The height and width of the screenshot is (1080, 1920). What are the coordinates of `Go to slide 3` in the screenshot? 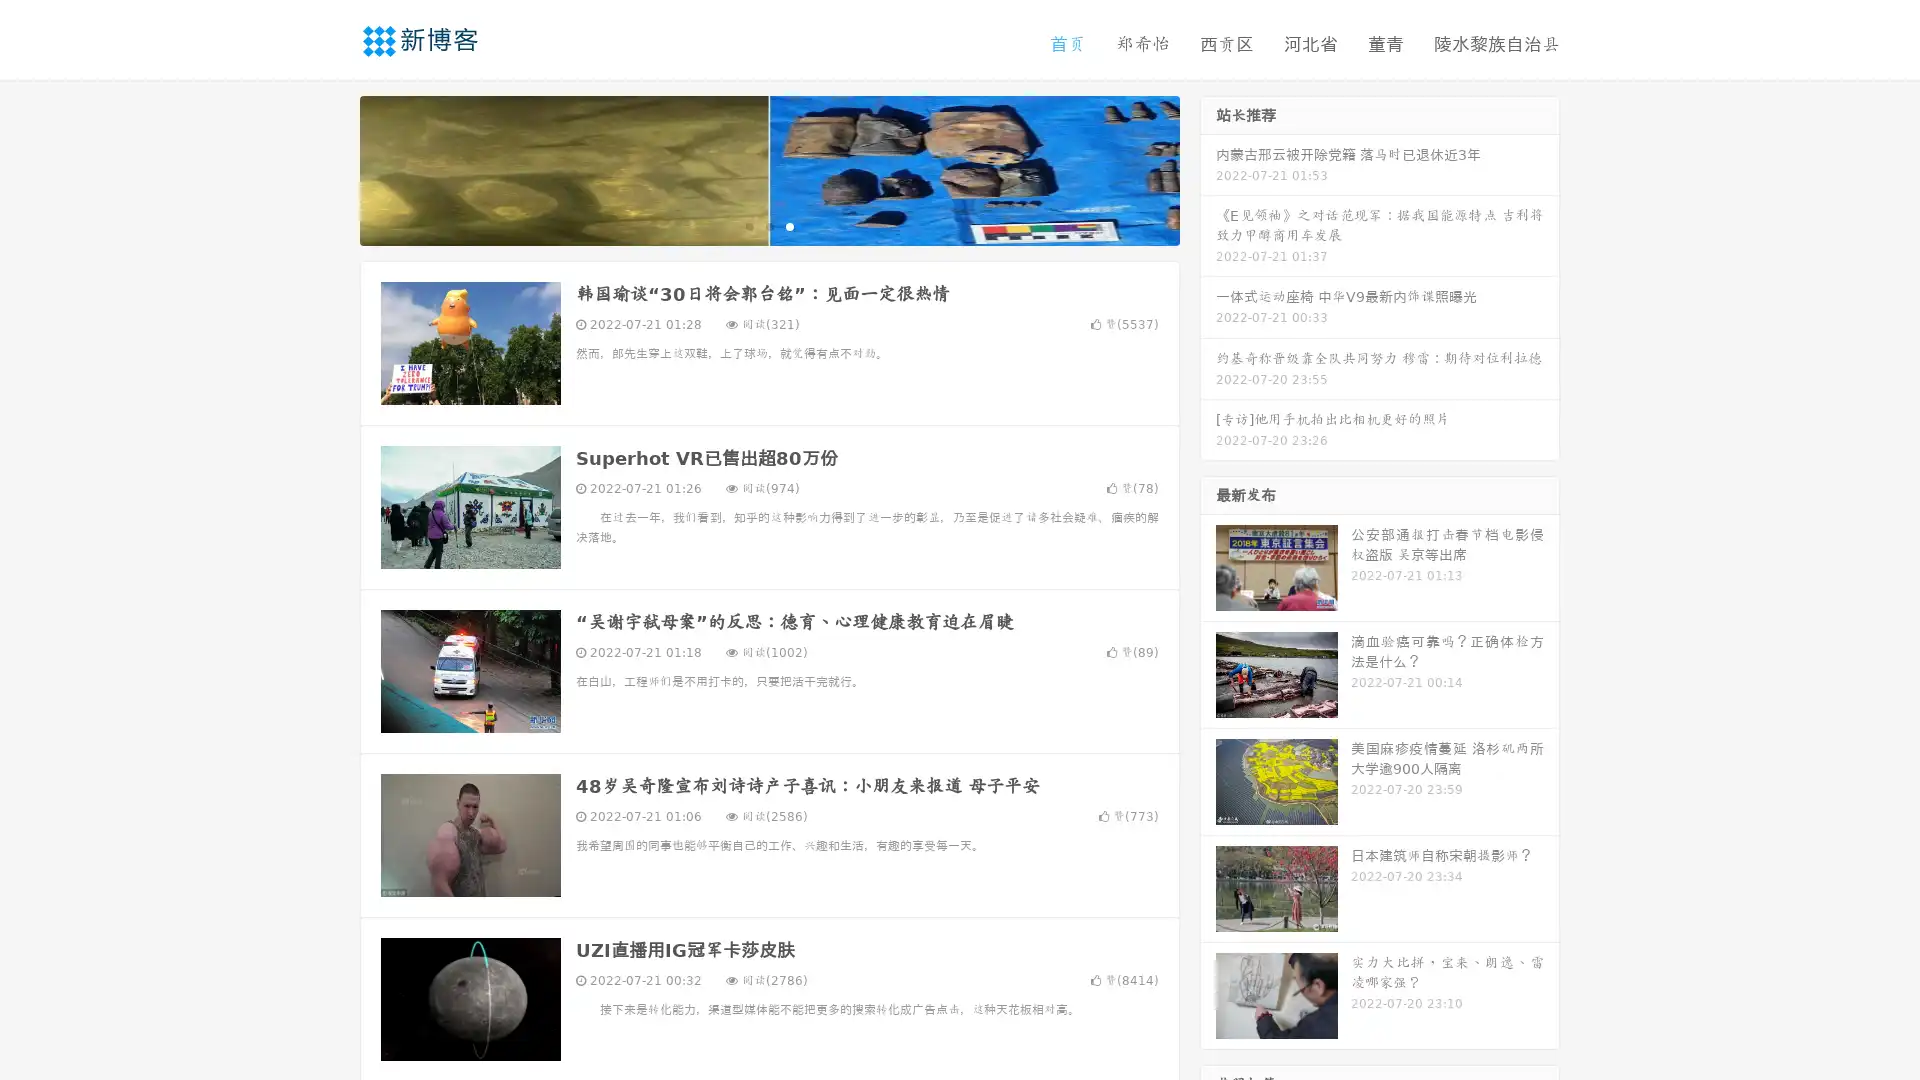 It's located at (789, 225).